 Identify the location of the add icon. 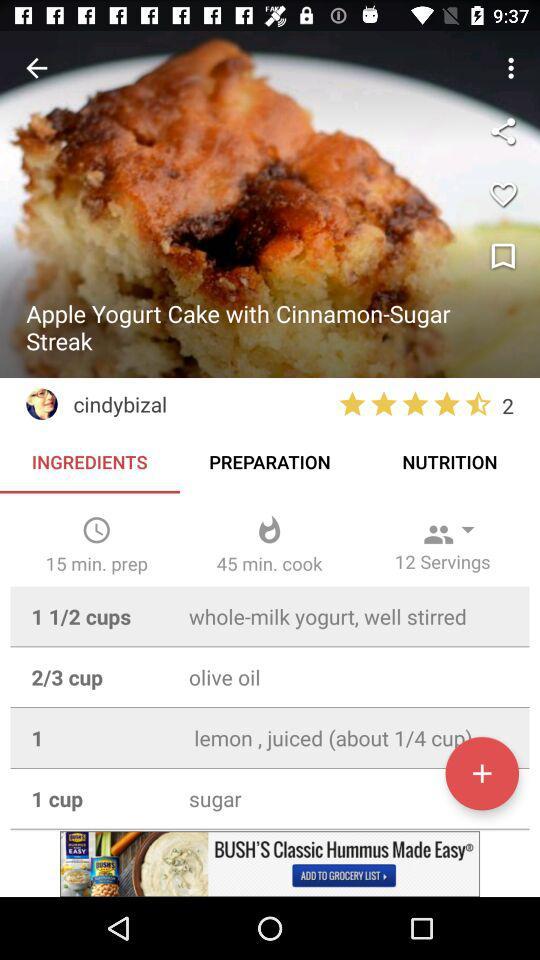
(481, 772).